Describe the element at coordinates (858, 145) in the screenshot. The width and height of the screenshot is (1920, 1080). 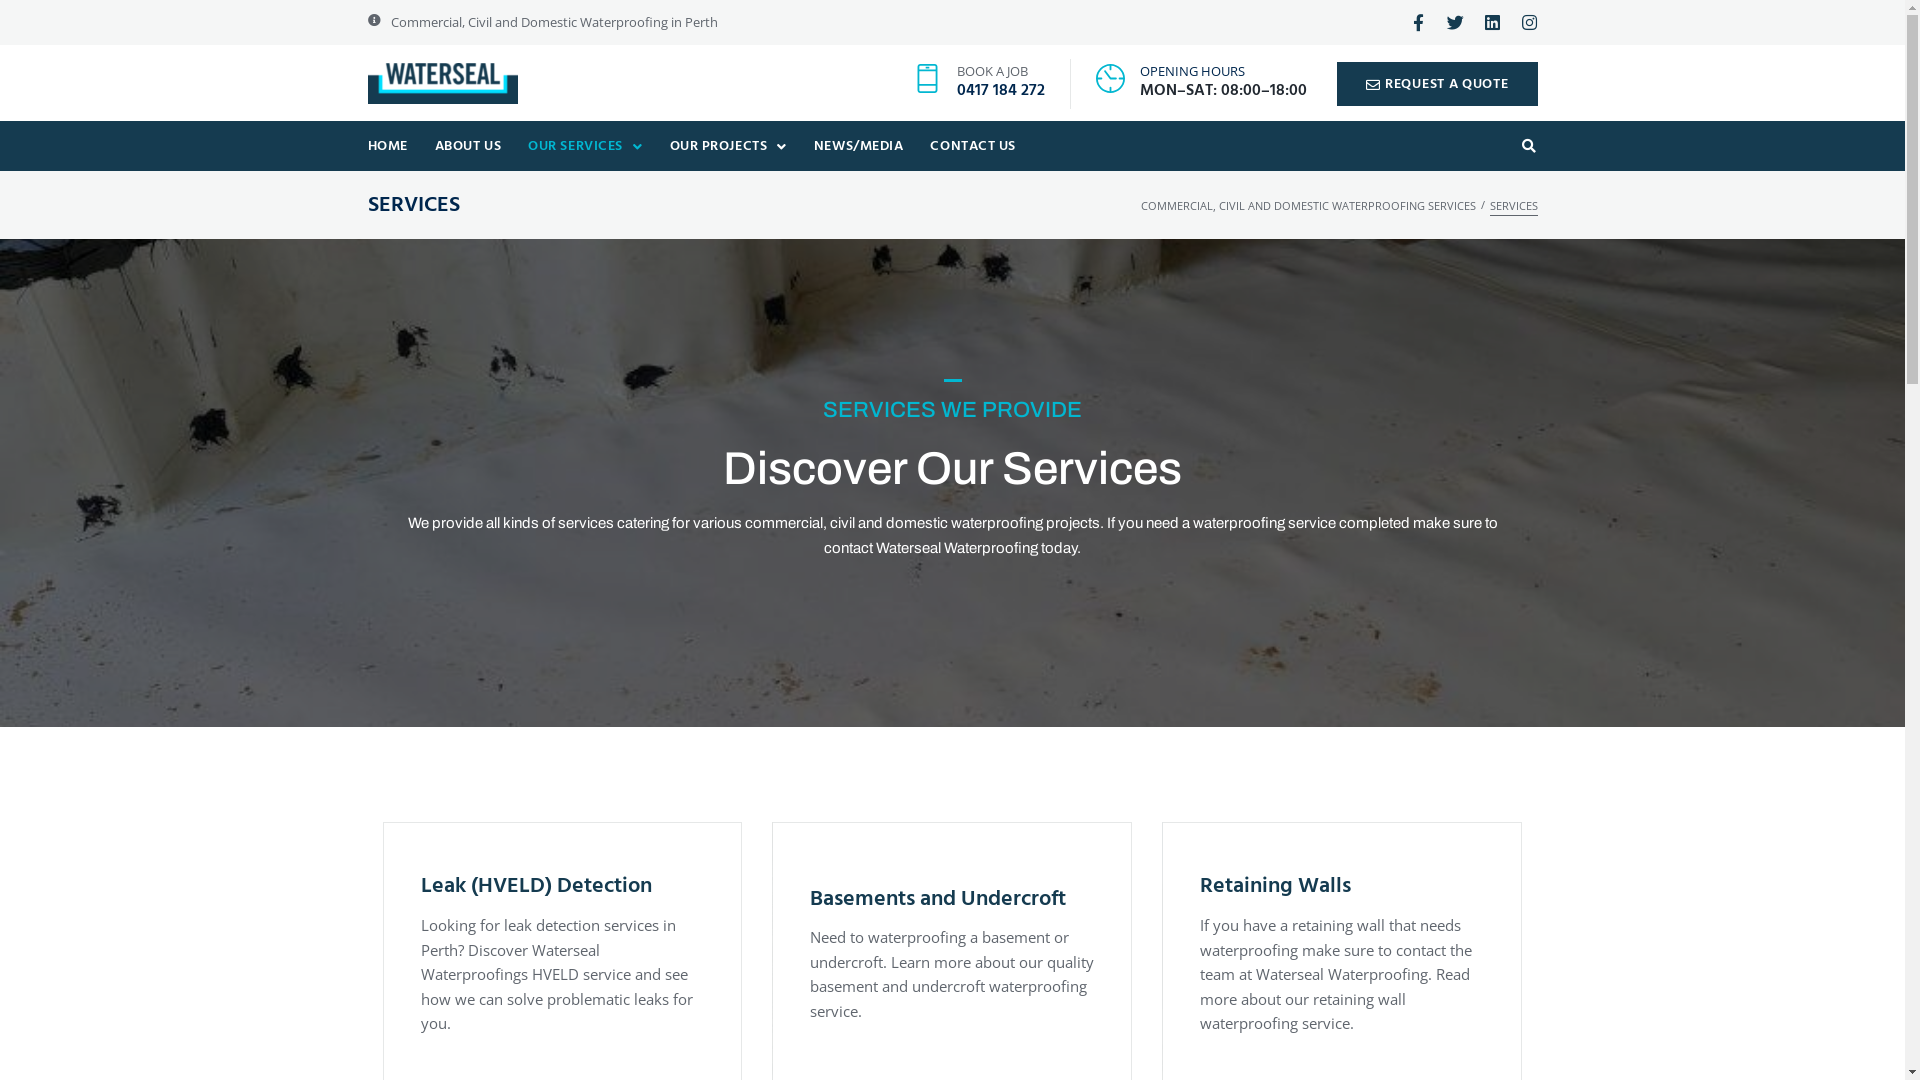
I see `'NEWS/MEDIA'` at that location.